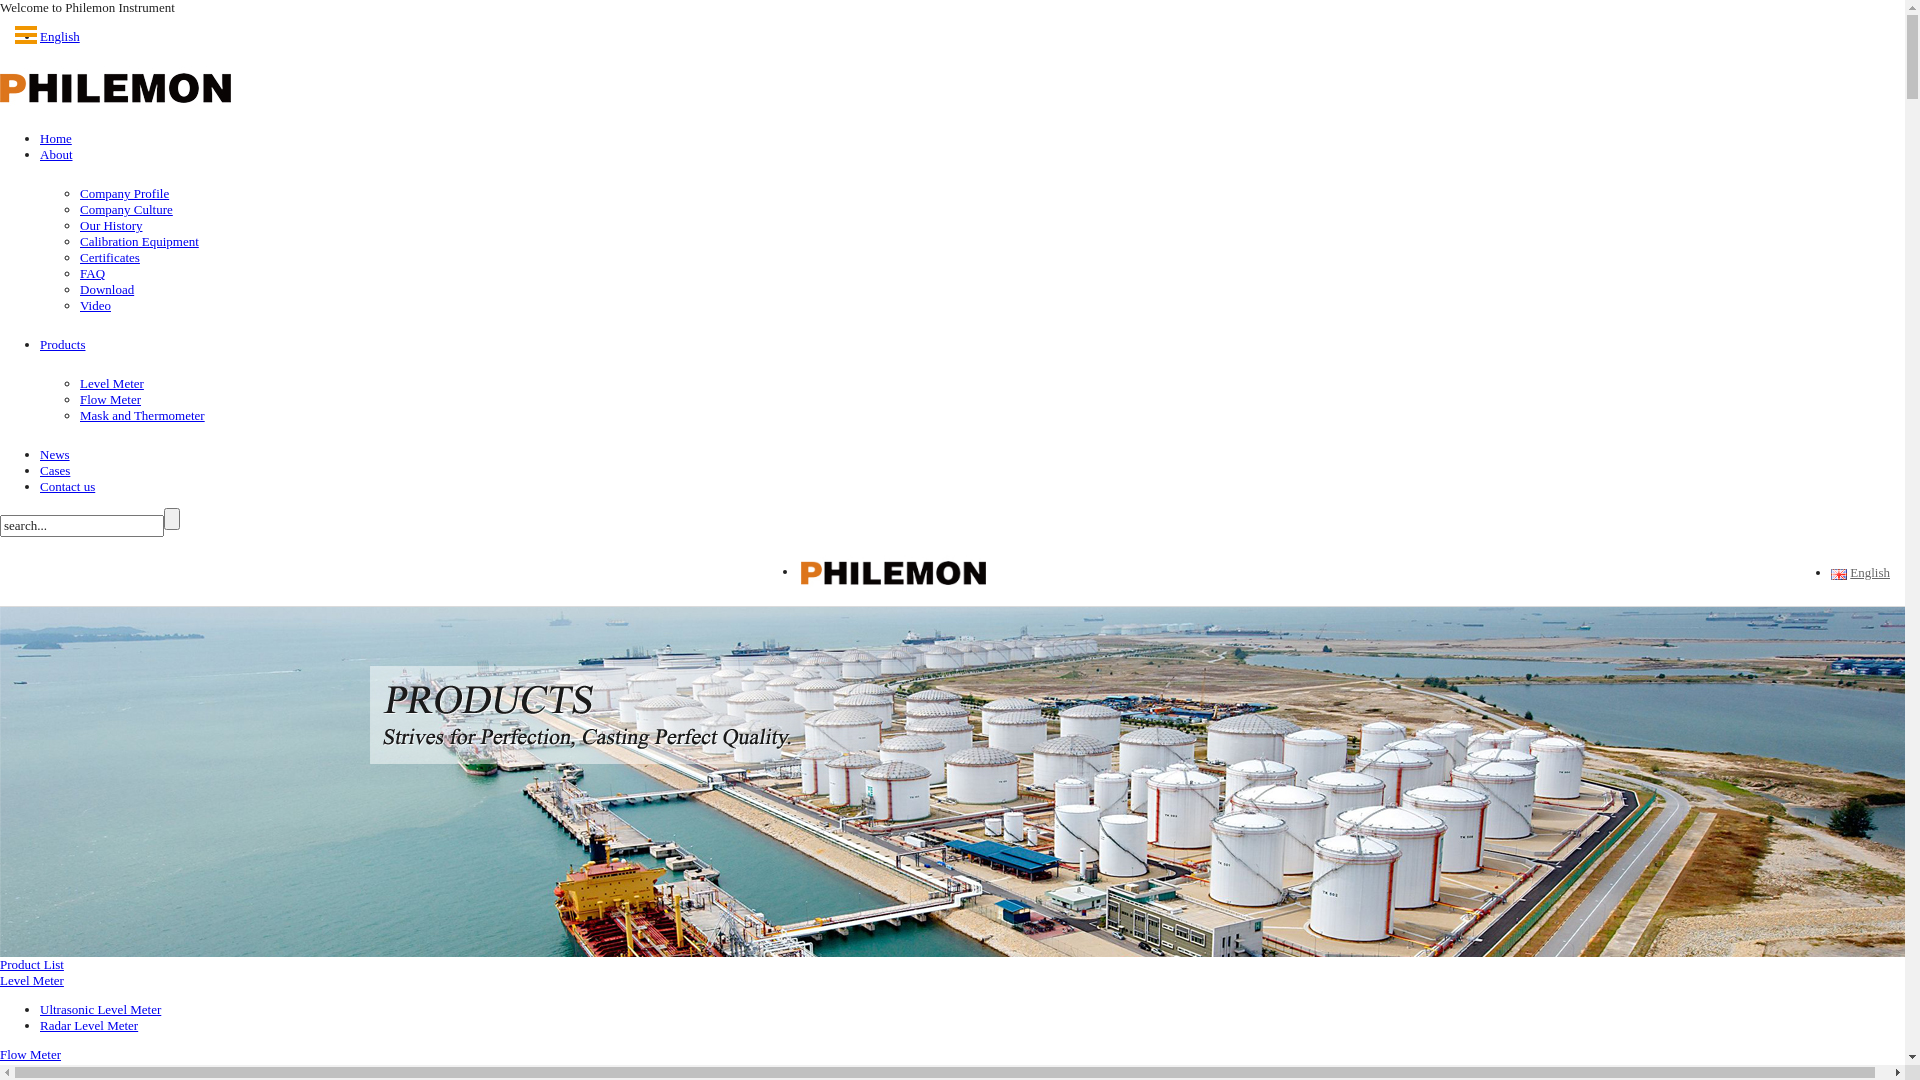 The image size is (1920, 1080). What do you see at coordinates (56, 153) in the screenshot?
I see `'About'` at bounding box center [56, 153].